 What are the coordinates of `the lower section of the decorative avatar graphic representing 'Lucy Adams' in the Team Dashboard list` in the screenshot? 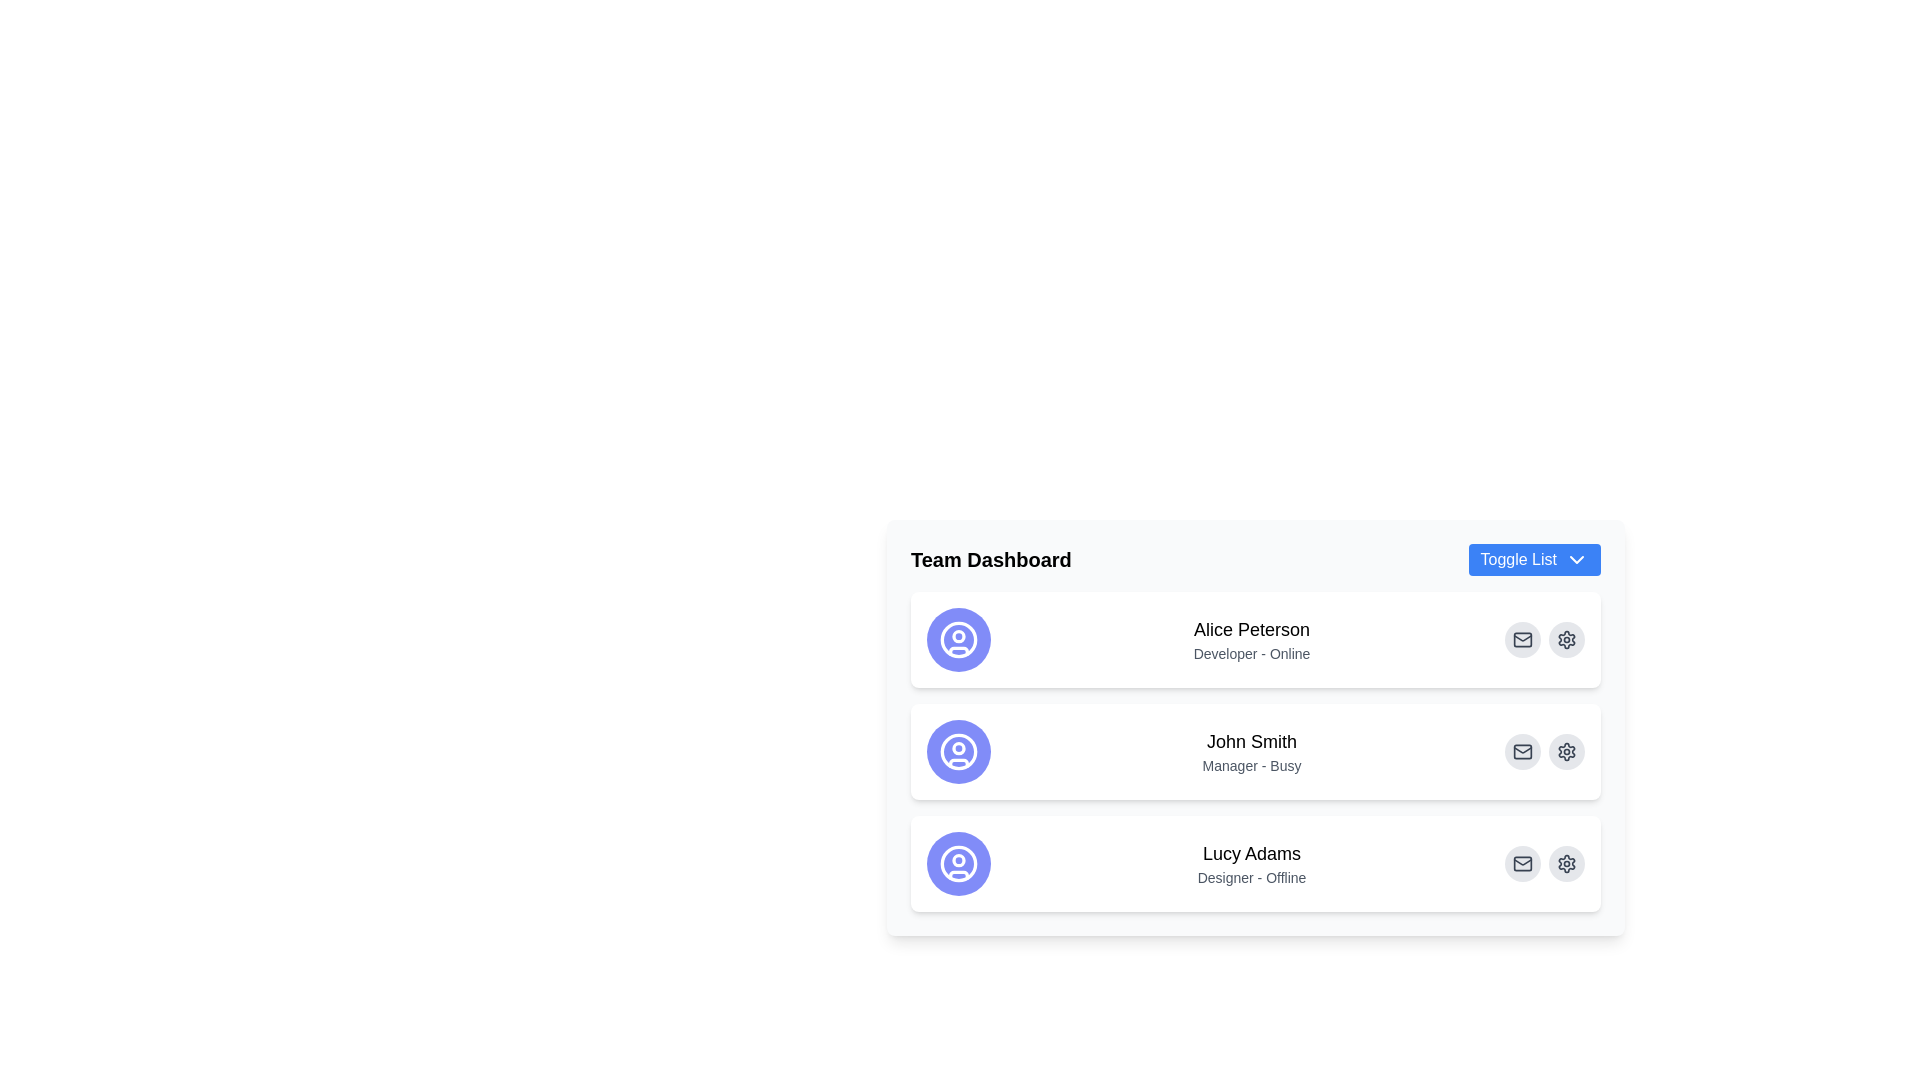 It's located at (958, 874).